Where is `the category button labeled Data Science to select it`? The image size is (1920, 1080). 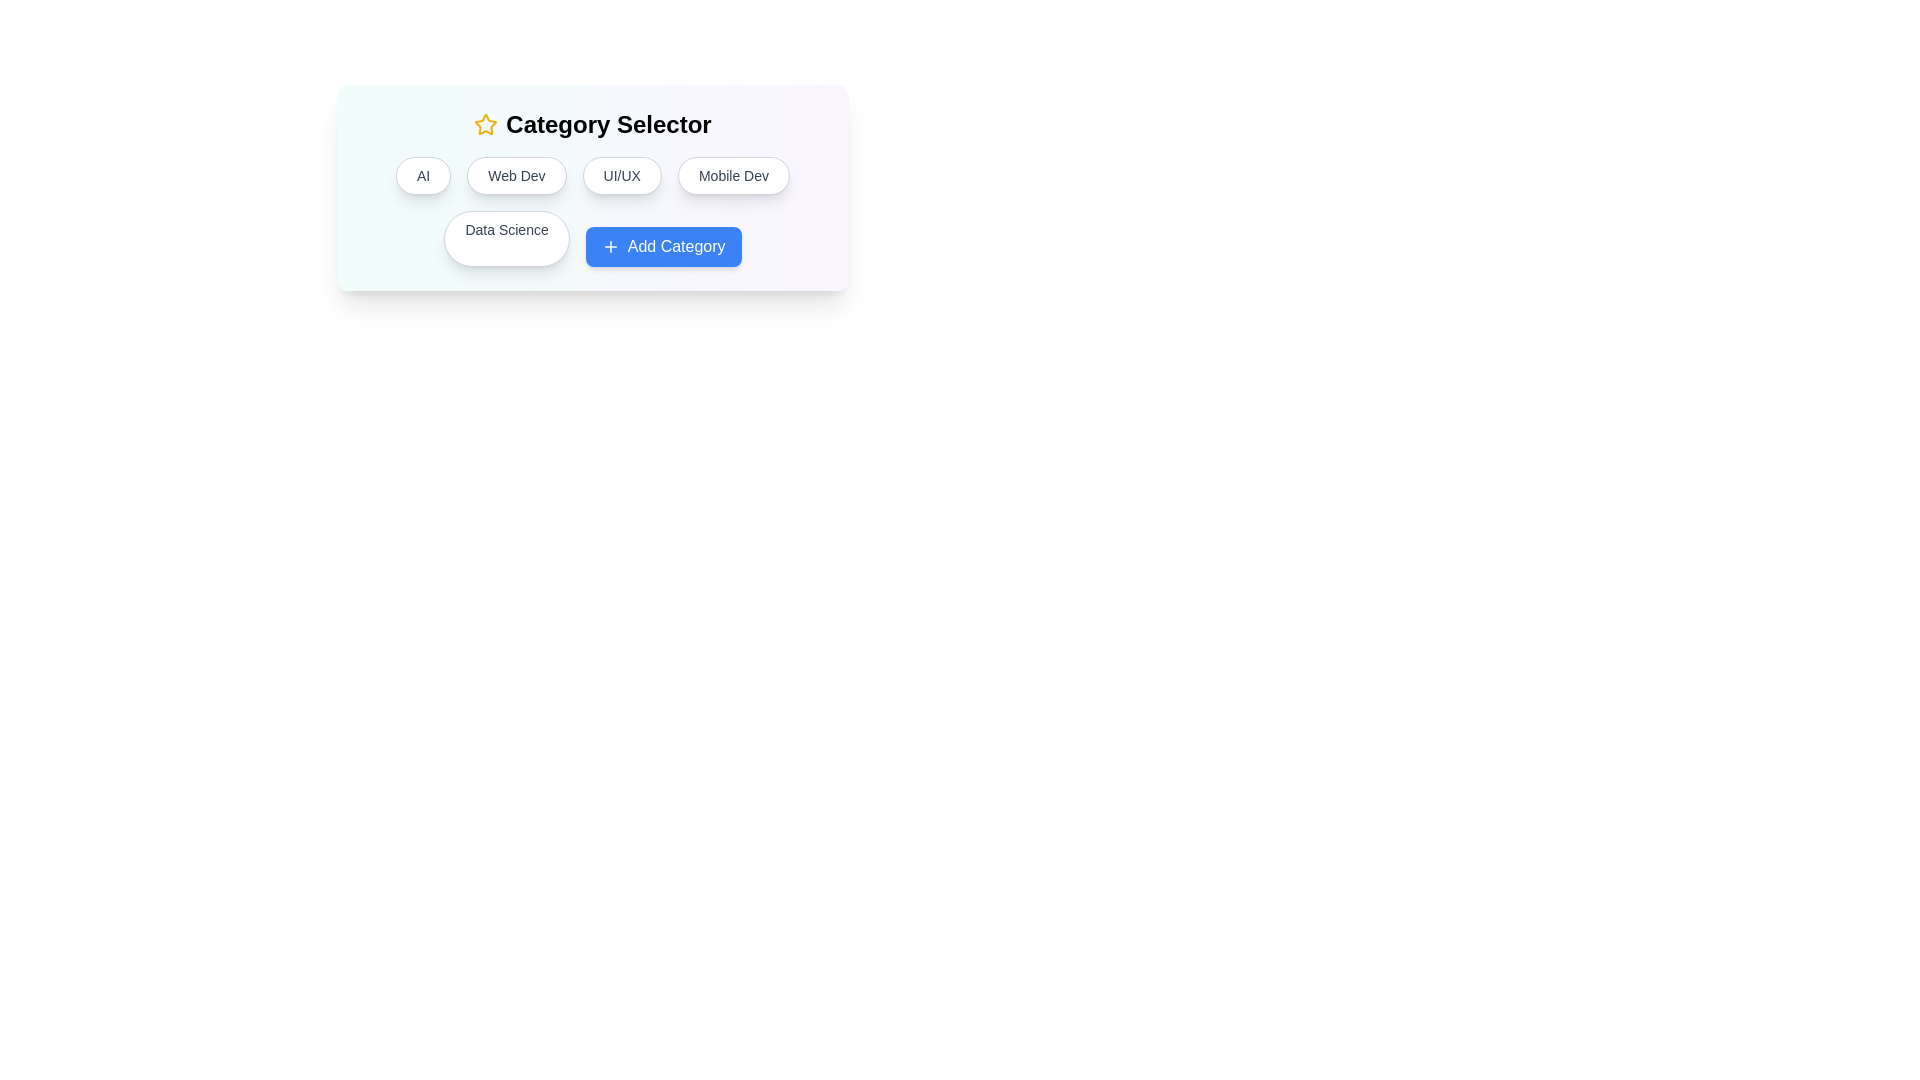 the category button labeled Data Science to select it is located at coordinates (507, 238).